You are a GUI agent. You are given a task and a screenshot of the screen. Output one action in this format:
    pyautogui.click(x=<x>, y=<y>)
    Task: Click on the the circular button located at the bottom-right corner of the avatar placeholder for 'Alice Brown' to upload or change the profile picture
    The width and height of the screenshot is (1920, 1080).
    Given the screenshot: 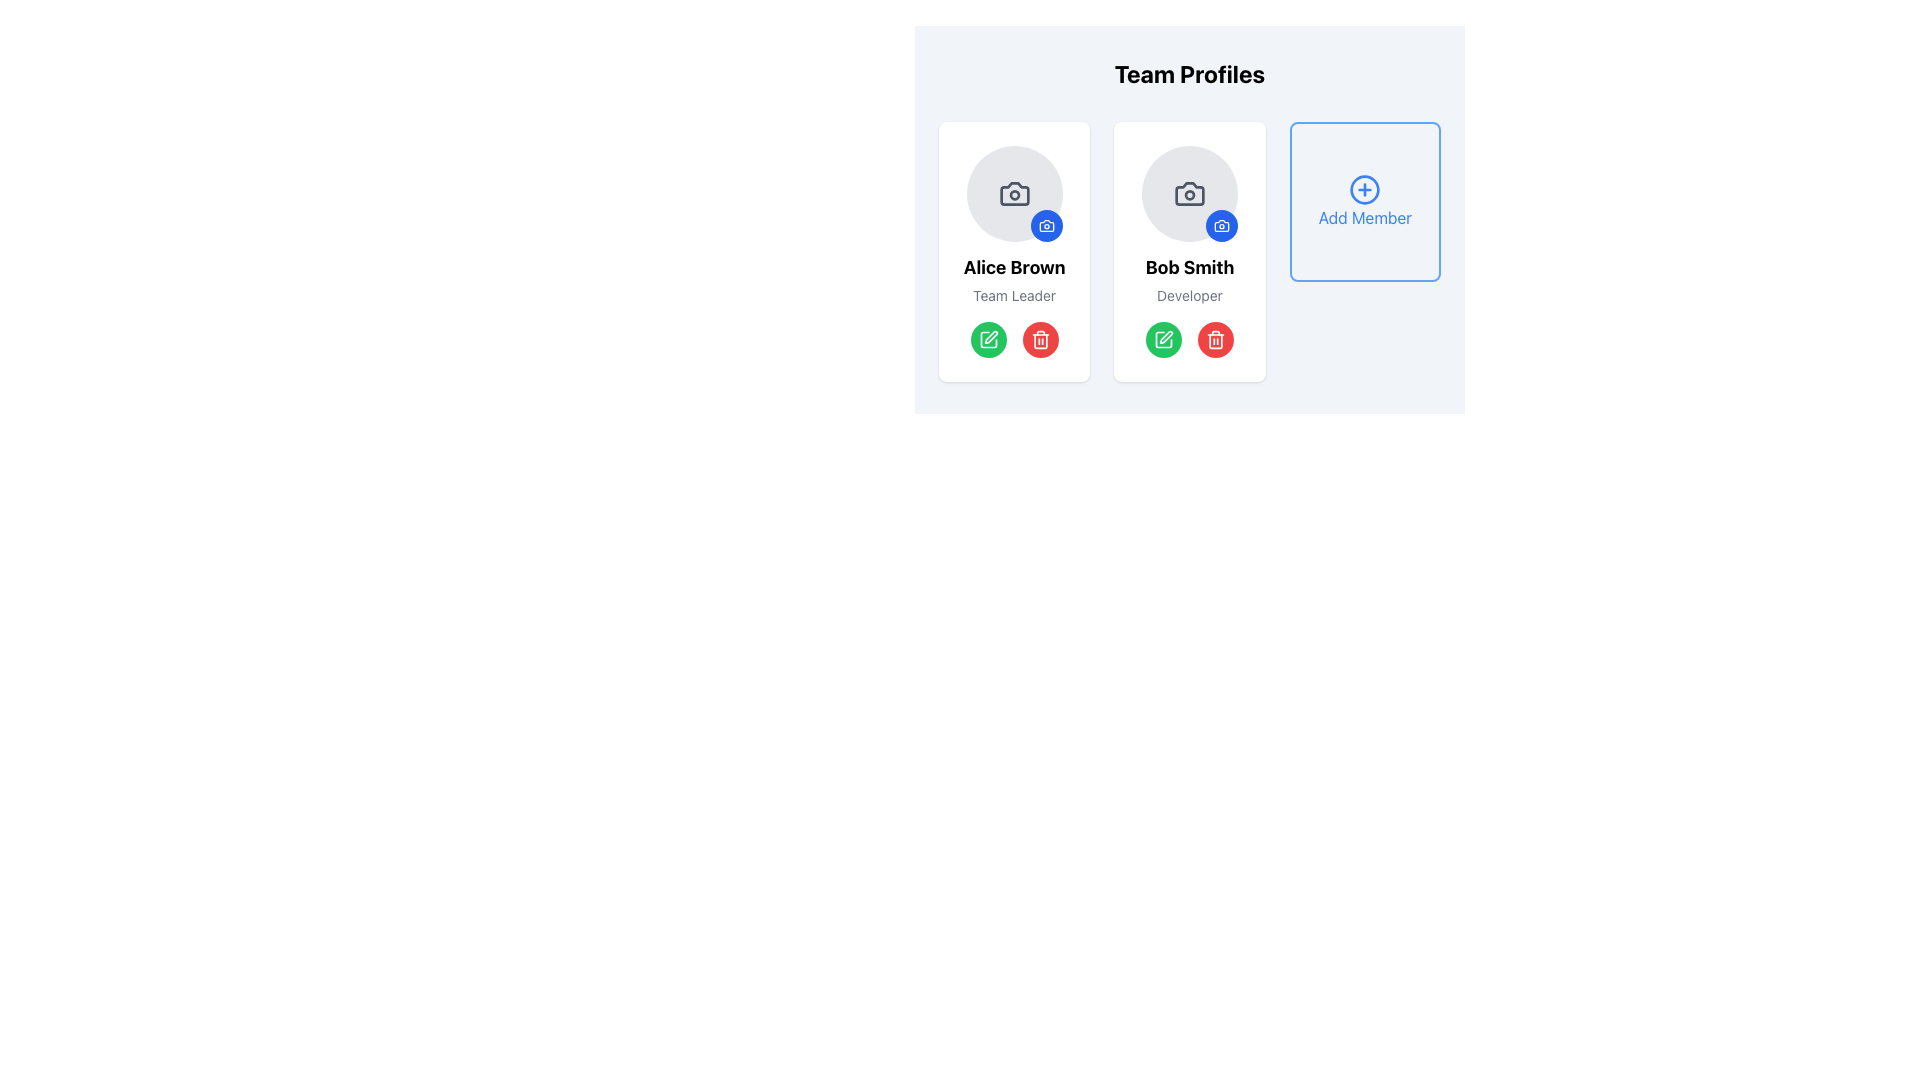 What is the action you would take?
    pyautogui.click(x=1014, y=193)
    